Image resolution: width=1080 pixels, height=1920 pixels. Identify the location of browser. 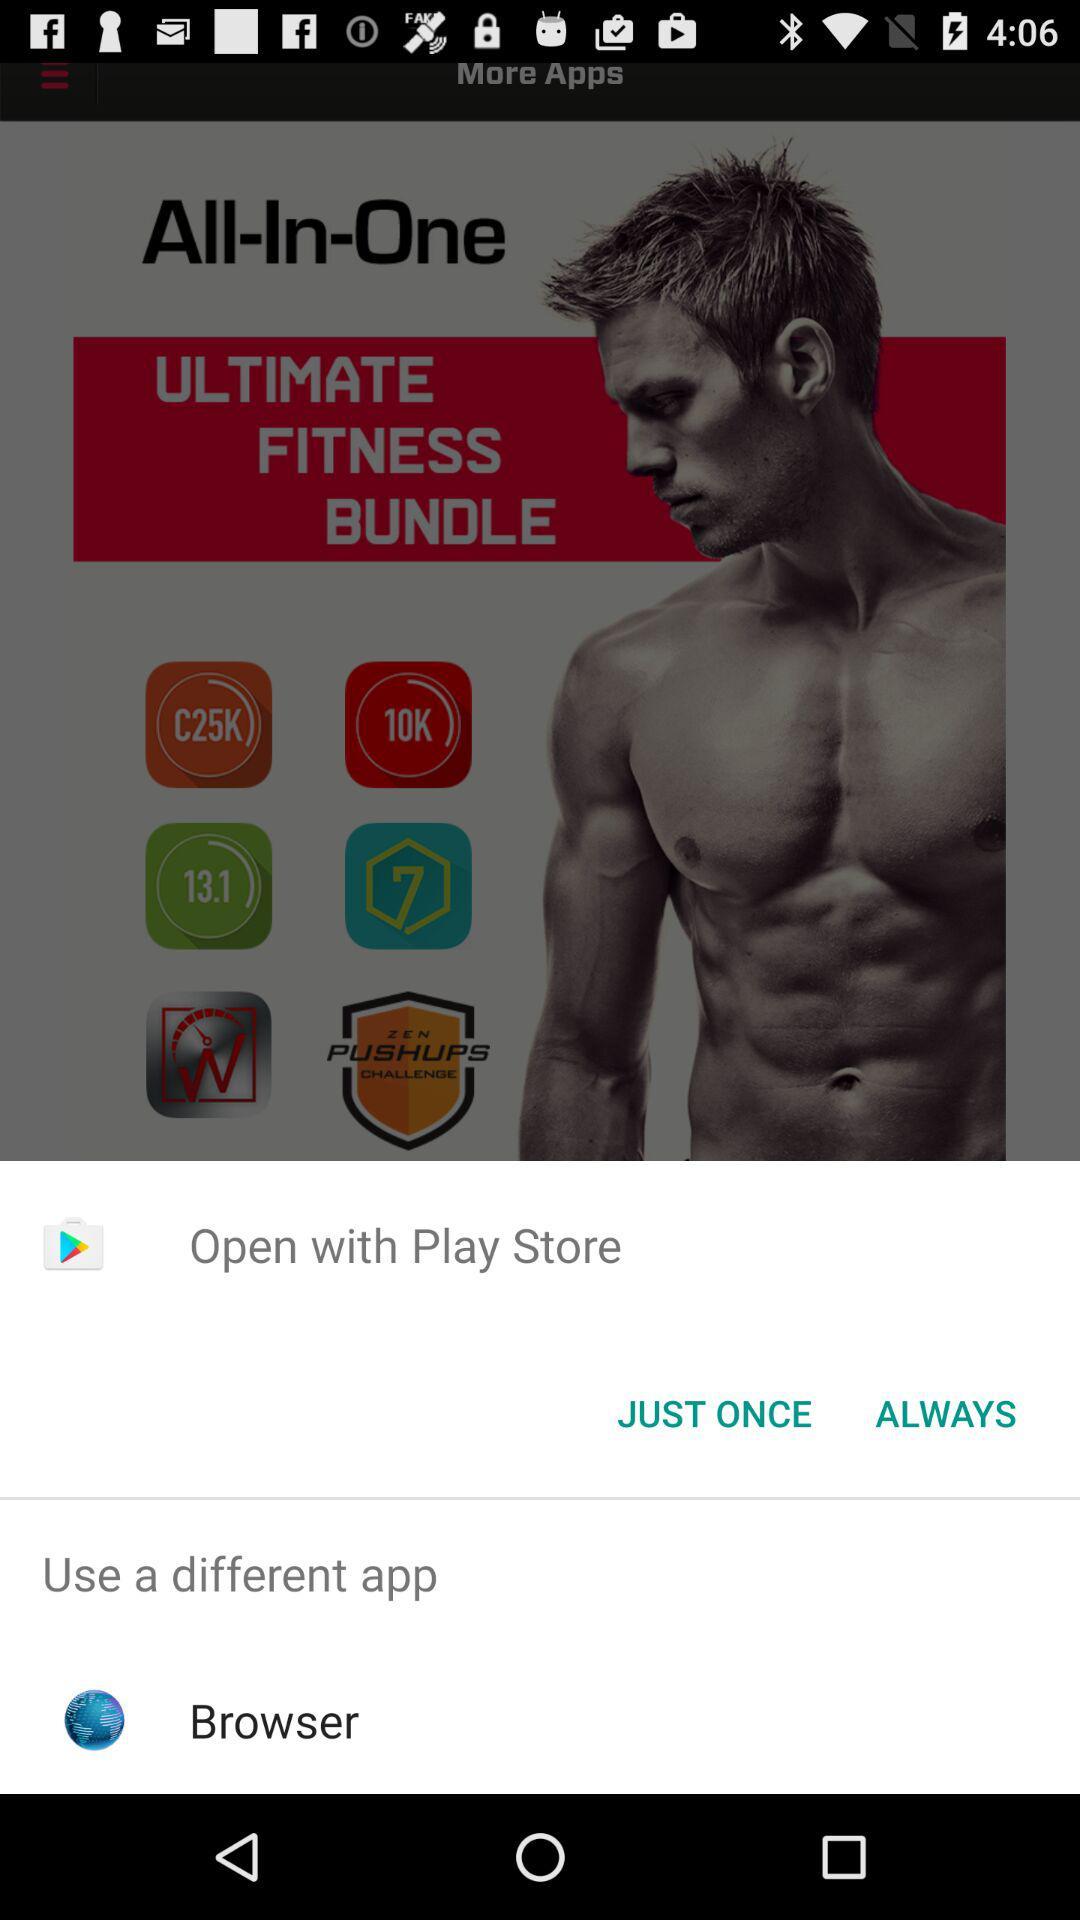
(274, 1719).